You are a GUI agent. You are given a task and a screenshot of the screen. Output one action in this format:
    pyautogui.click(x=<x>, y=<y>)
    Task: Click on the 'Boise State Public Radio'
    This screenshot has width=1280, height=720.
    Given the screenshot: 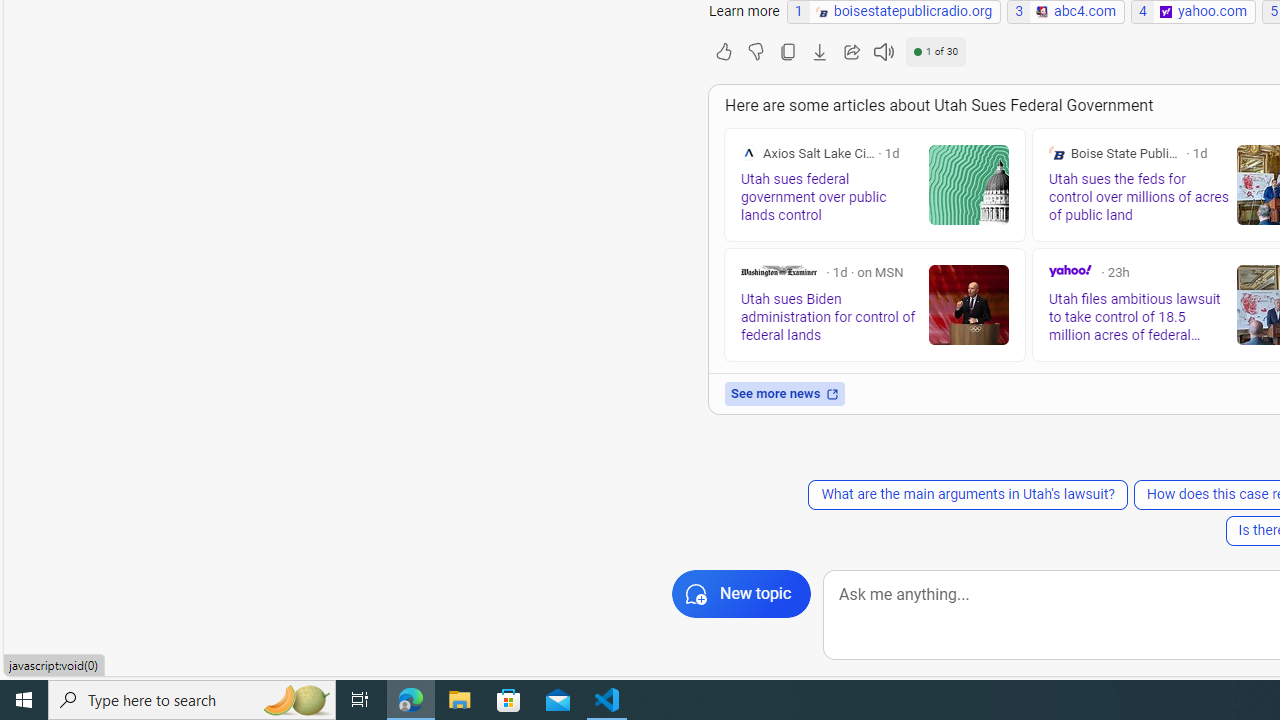 What is the action you would take?
    pyautogui.click(x=1056, y=152)
    